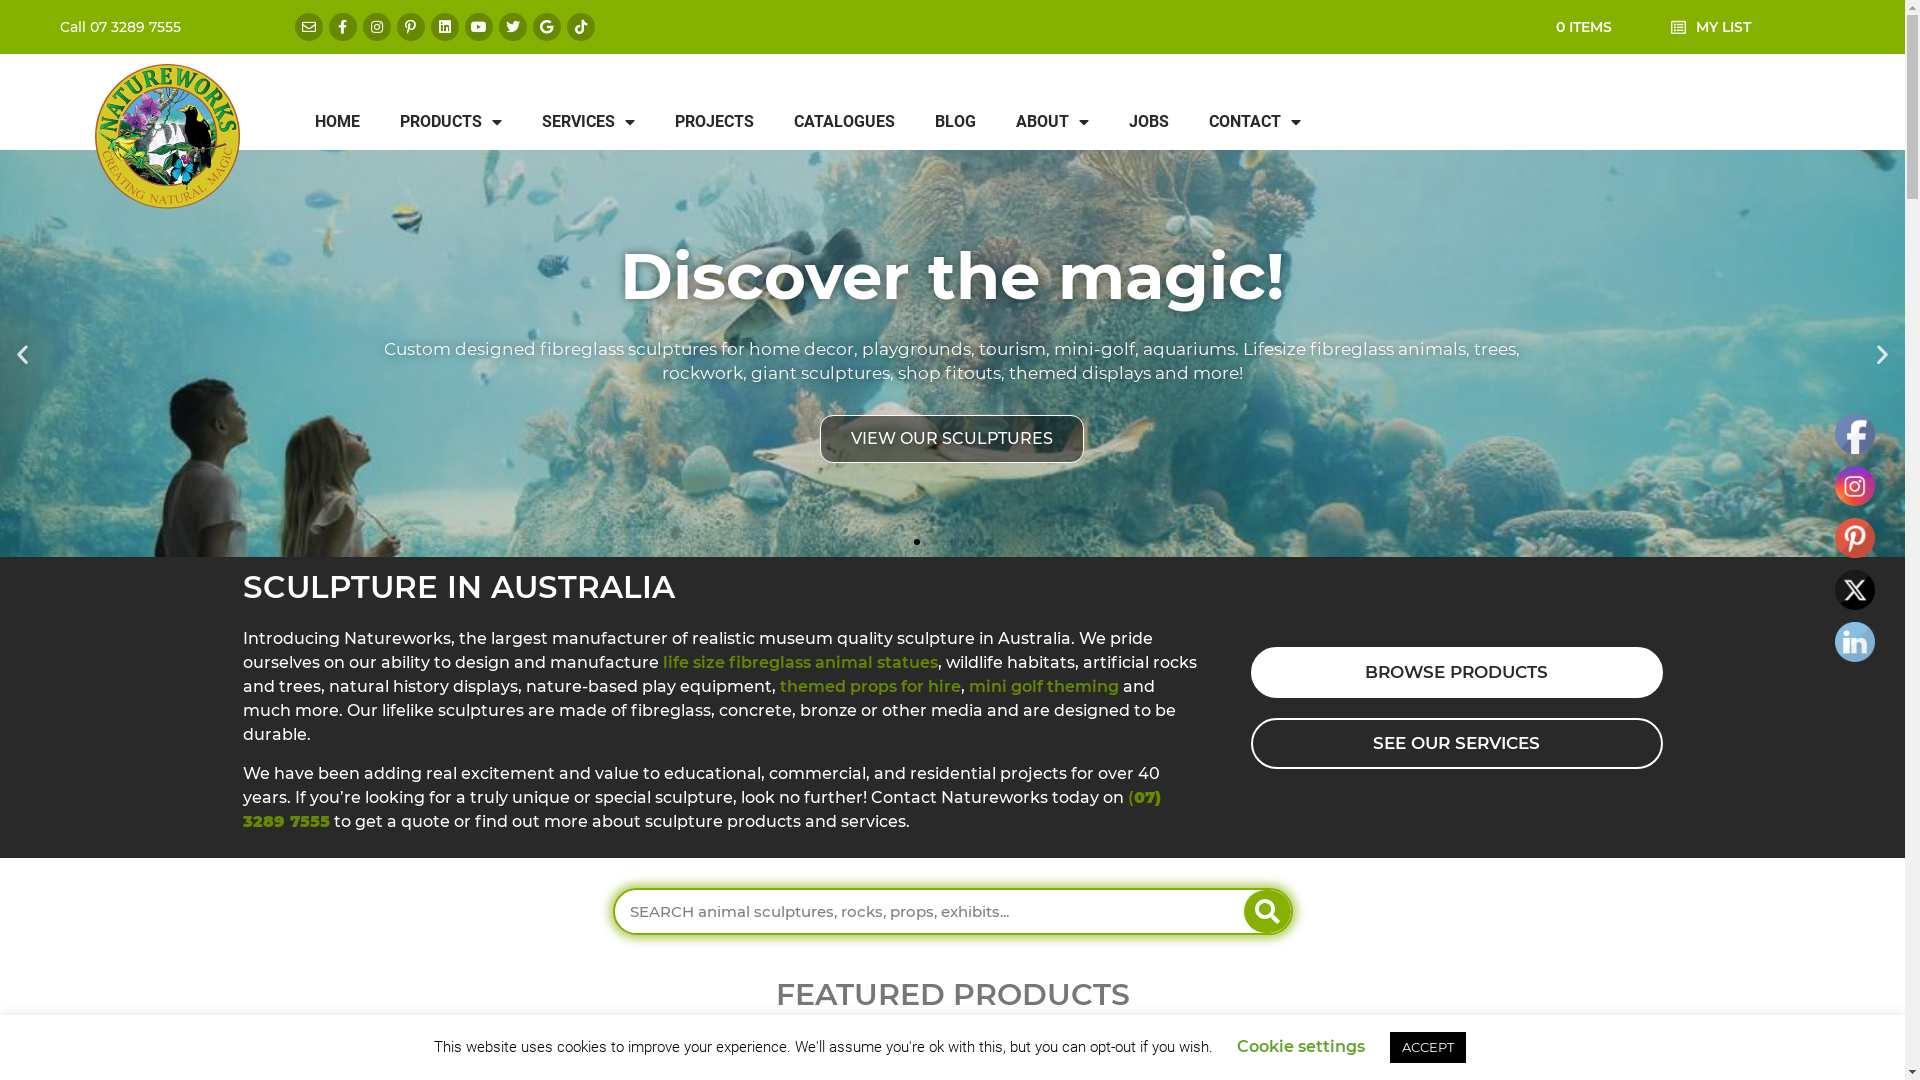  What do you see at coordinates (844, 122) in the screenshot?
I see `'CATALOGUES'` at bounding box center [844, 122].